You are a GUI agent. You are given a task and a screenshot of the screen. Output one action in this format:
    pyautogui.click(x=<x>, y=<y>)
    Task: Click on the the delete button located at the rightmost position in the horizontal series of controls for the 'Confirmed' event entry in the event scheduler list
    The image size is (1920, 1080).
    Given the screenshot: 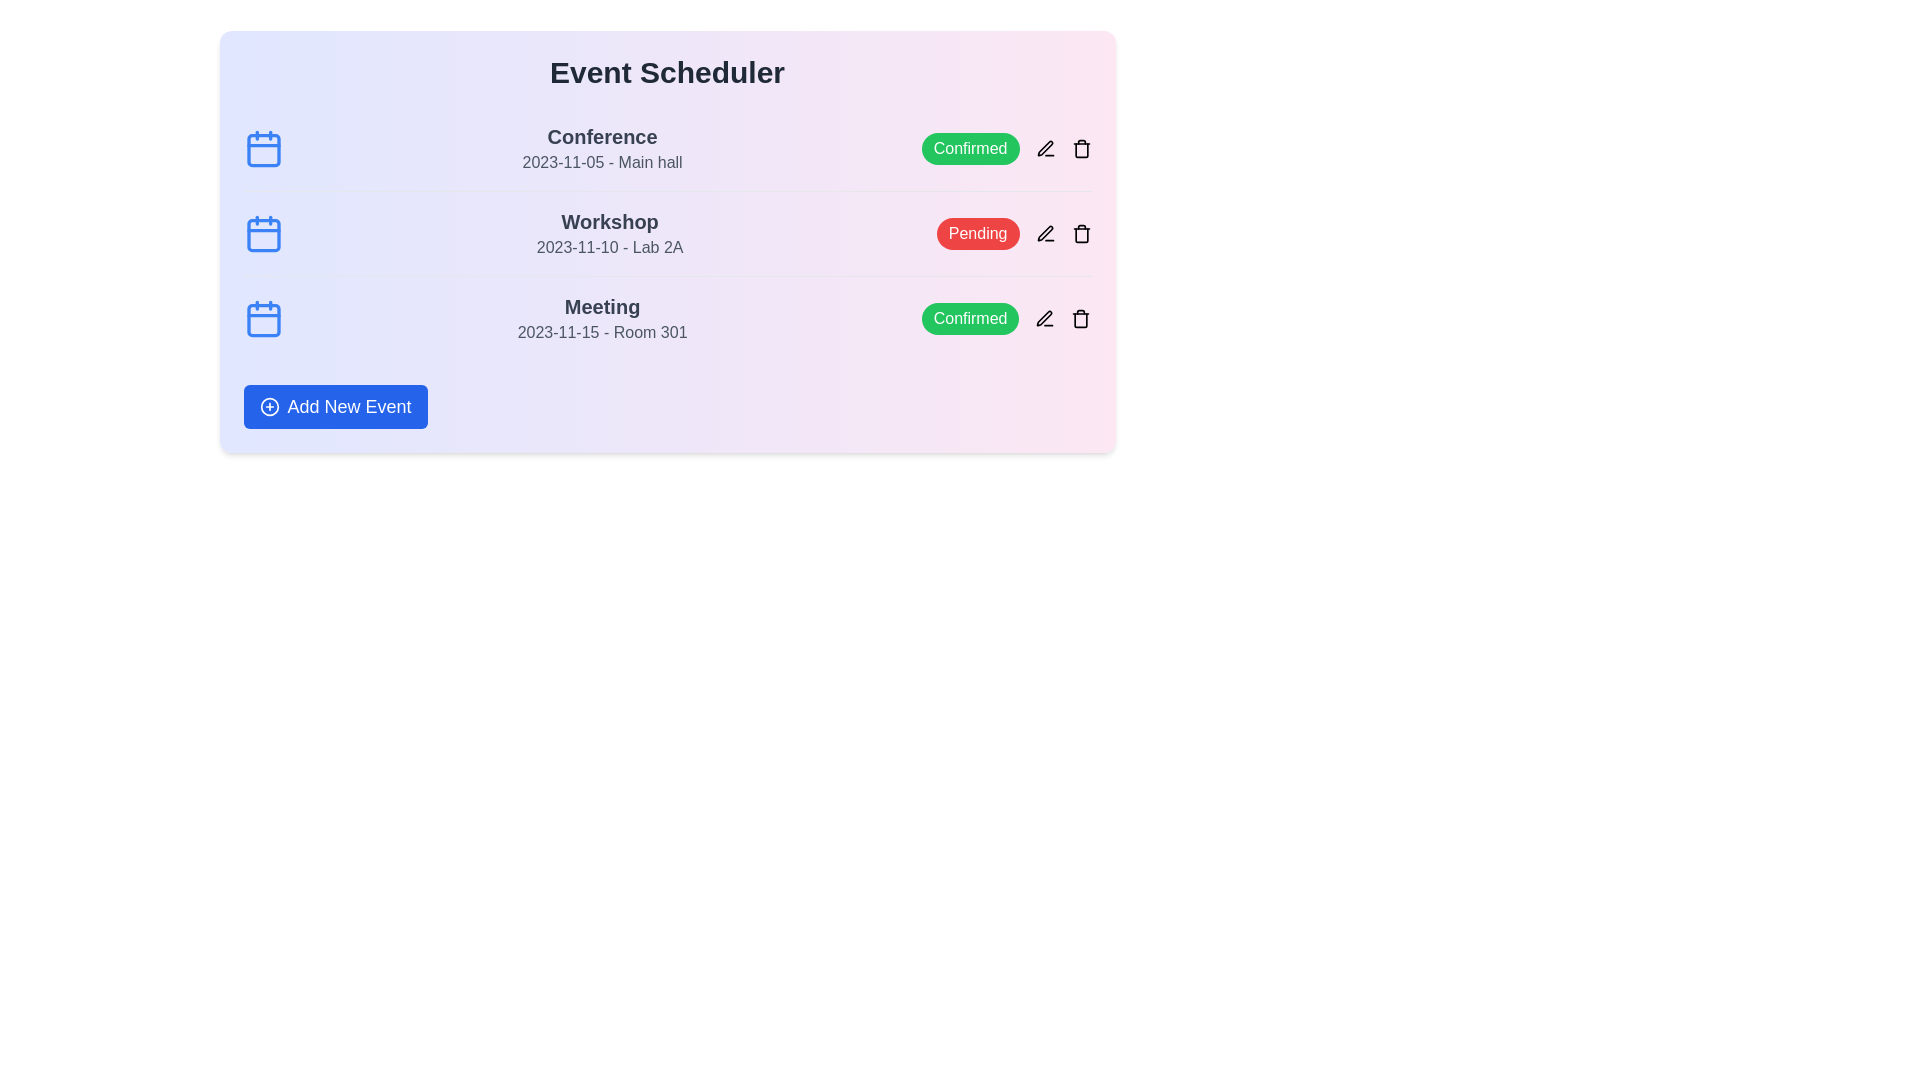 What is the action you would take?
    pyautogui.click(x=1080, y=148)
    